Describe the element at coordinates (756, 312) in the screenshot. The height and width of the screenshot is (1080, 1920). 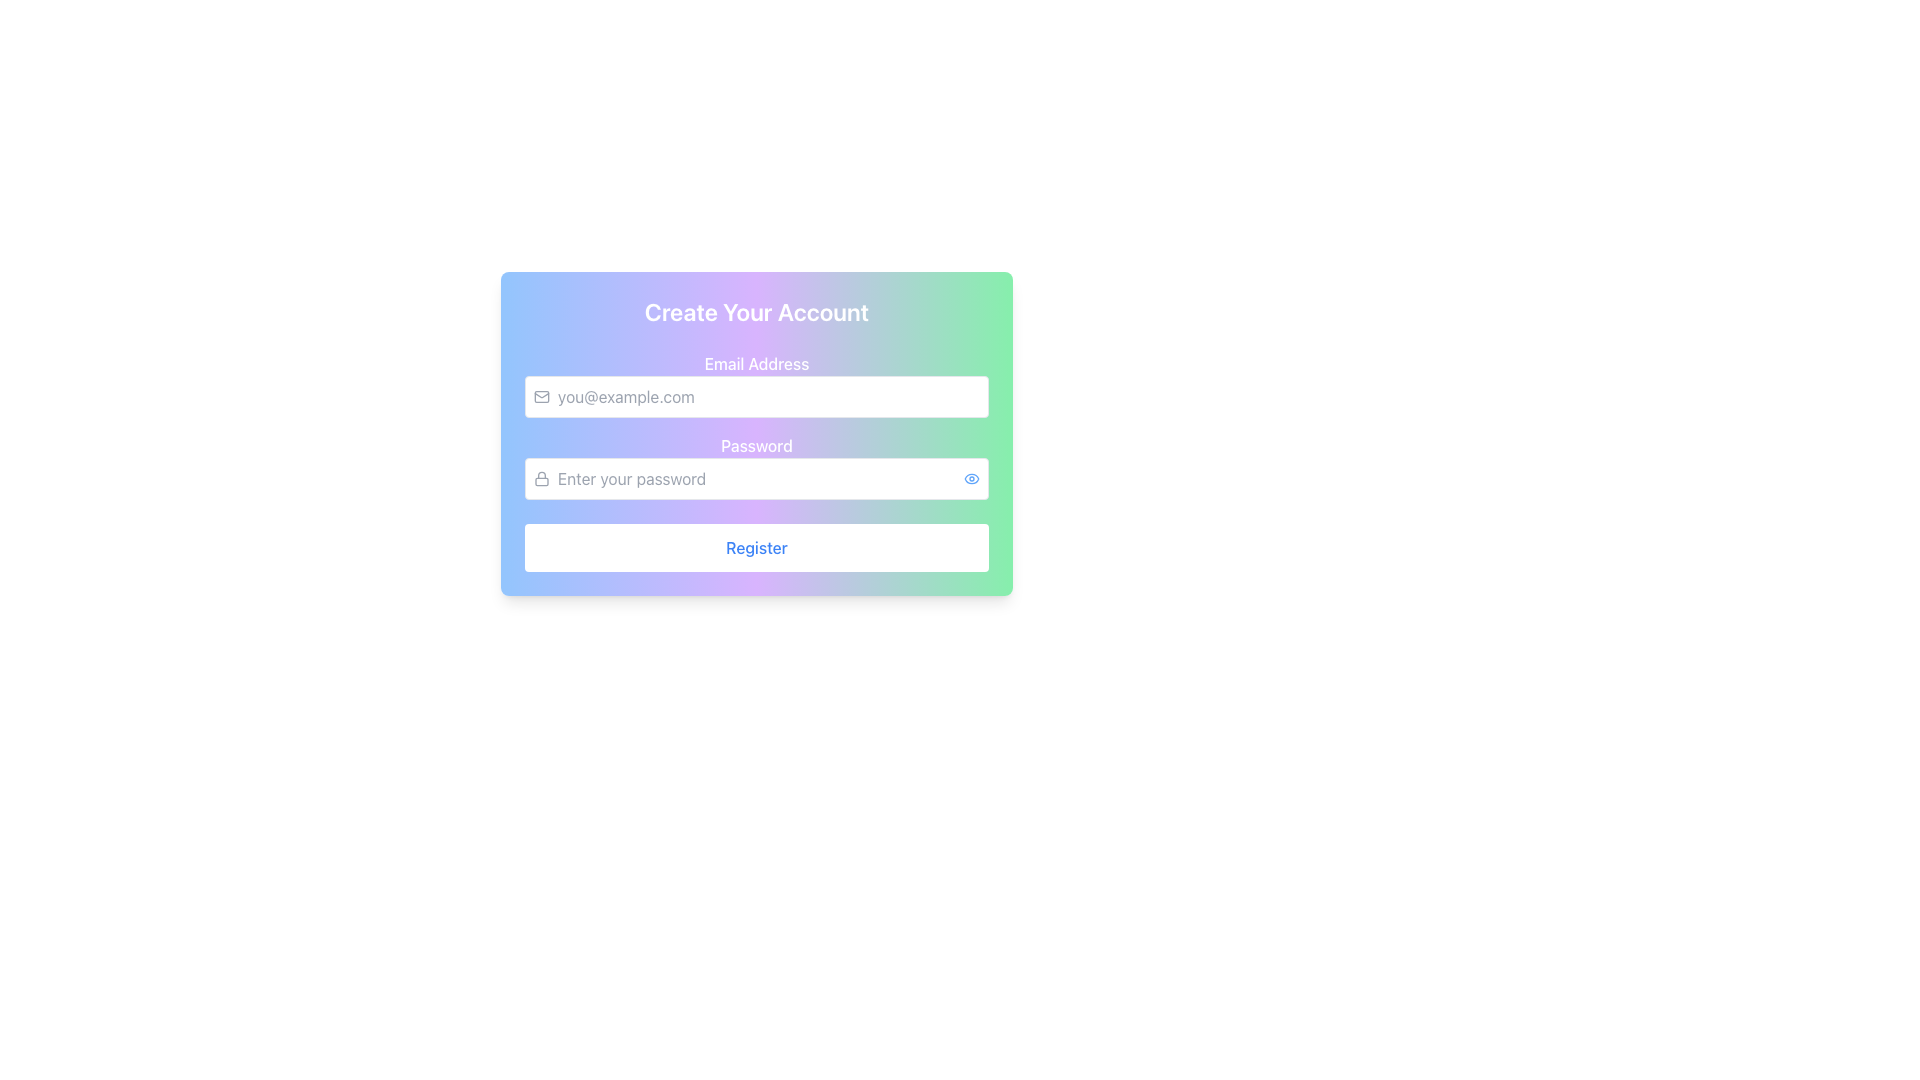
I see `text from the heading text label at the top of the registration form, which invites users to create an account` at that location.